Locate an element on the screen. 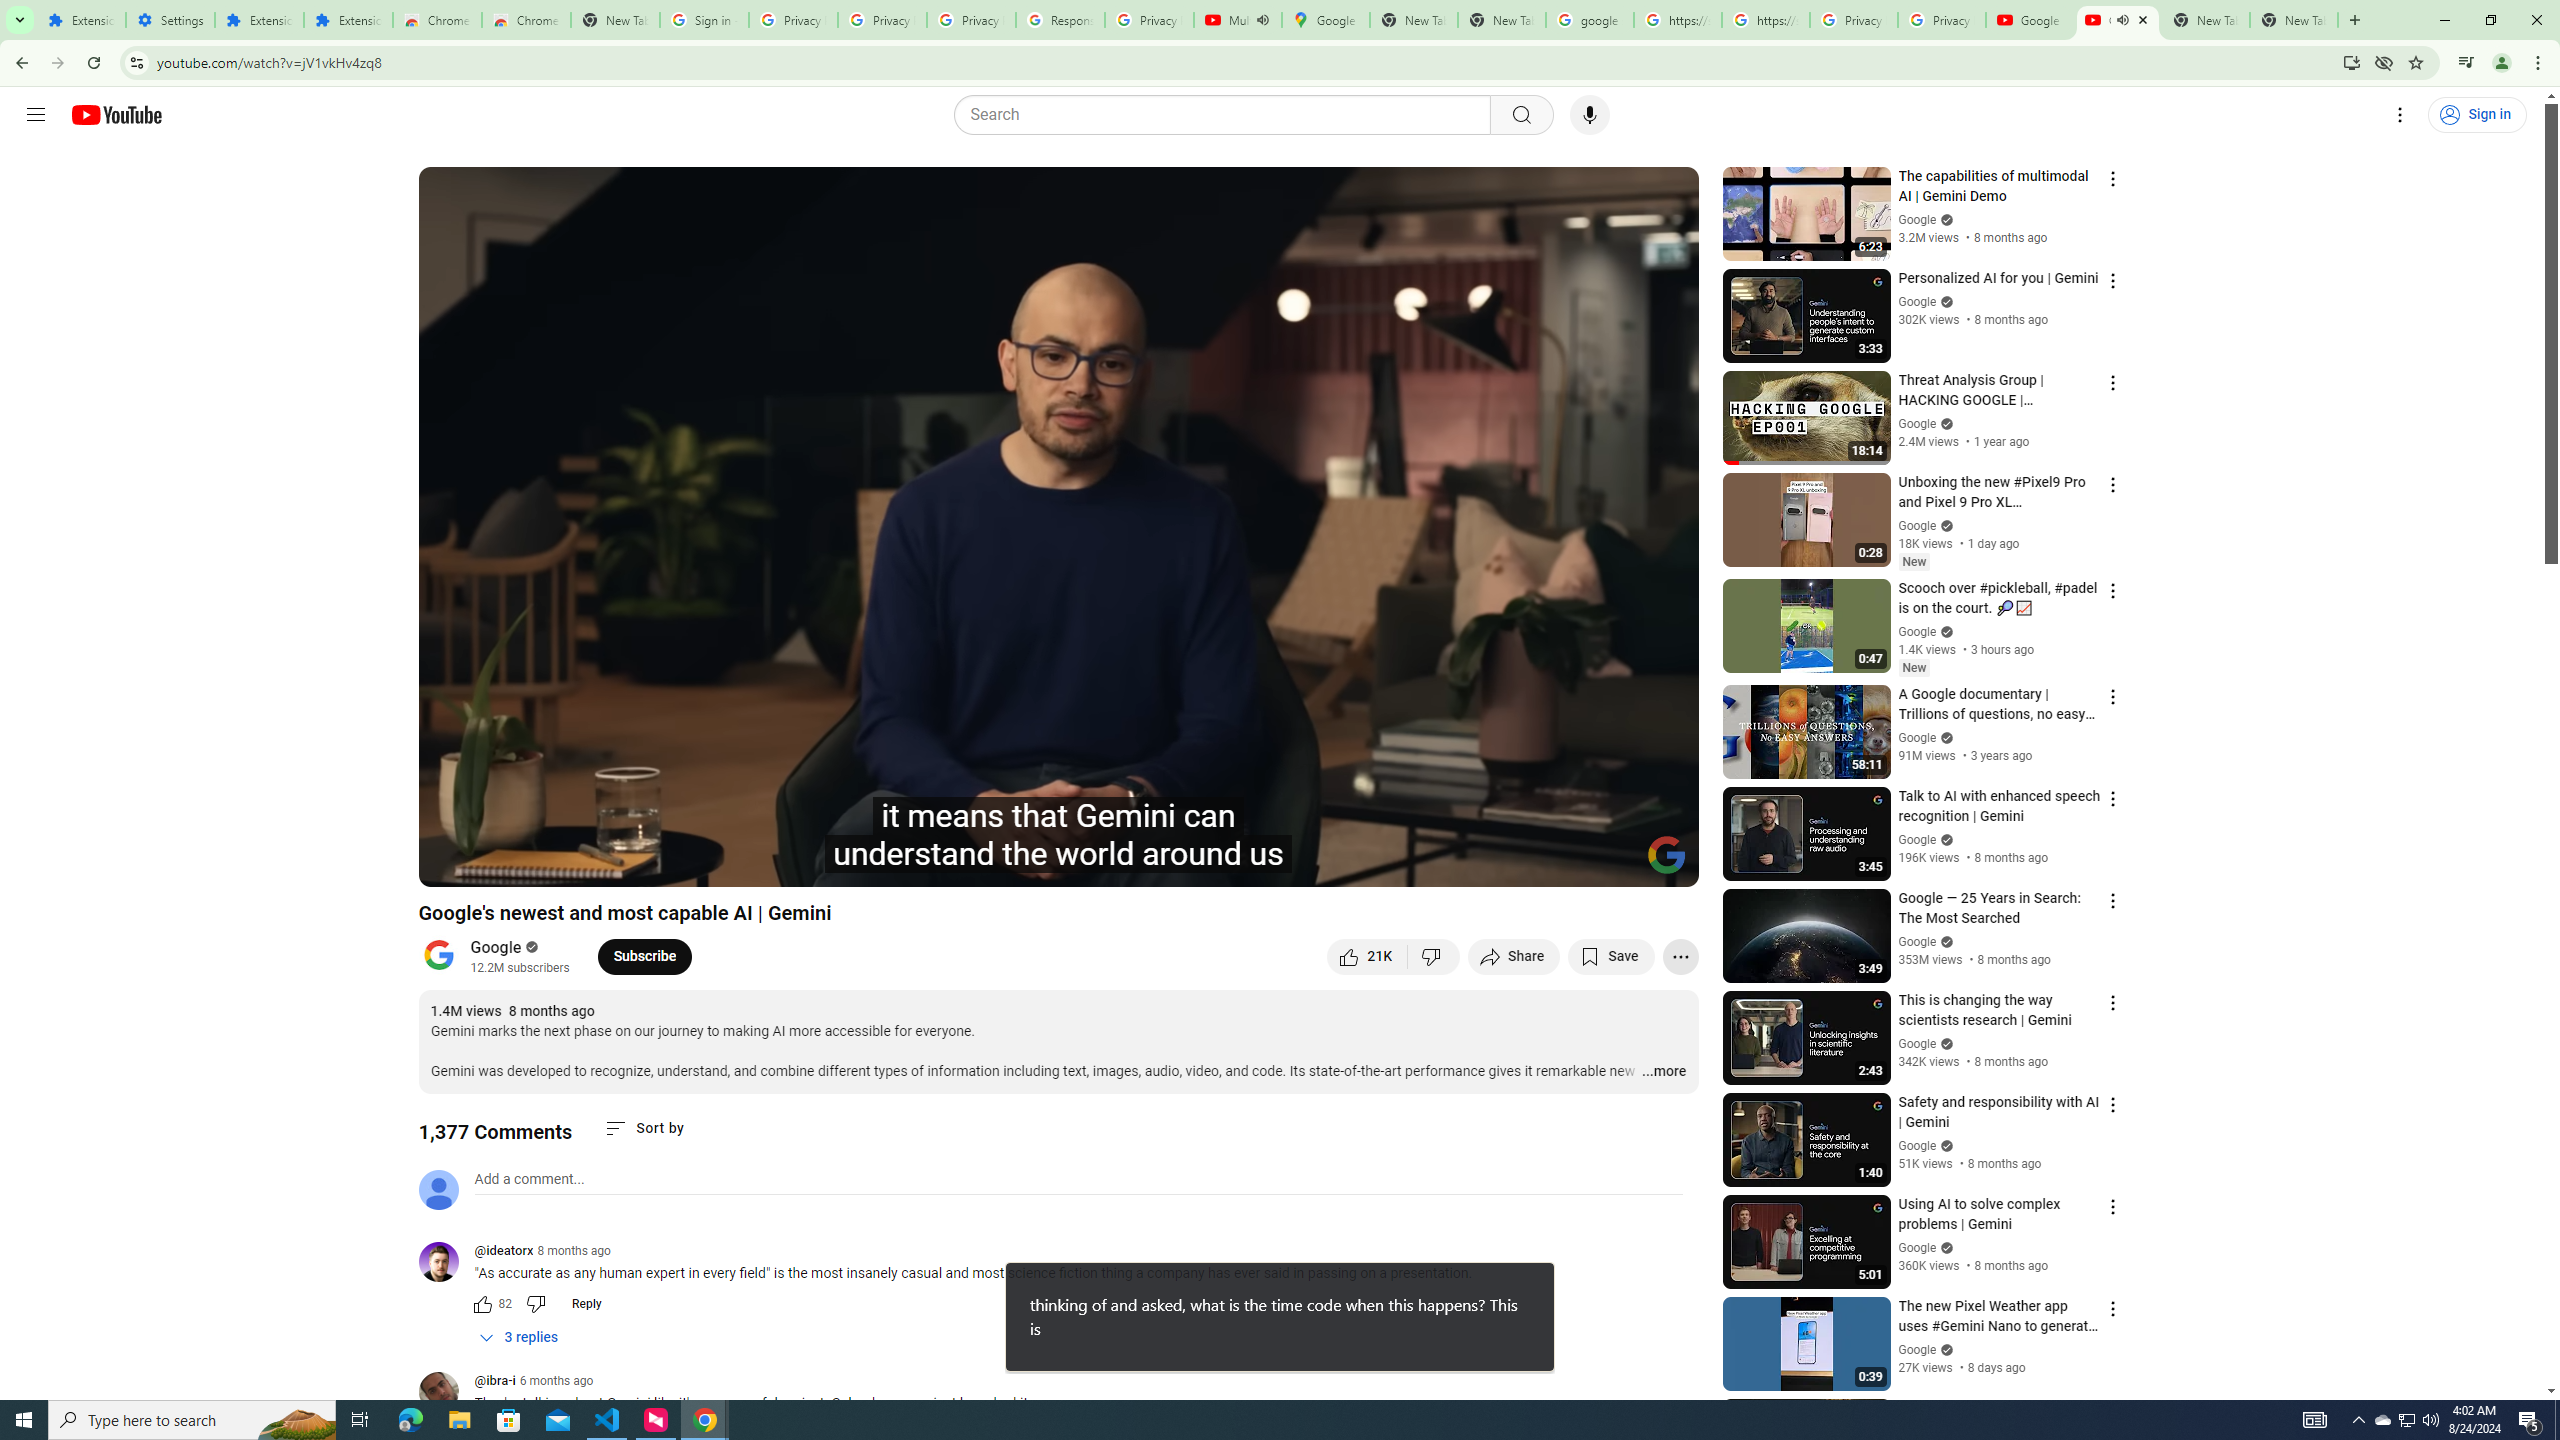  'Google - YouTube' is located at coordinates (2030, 19).